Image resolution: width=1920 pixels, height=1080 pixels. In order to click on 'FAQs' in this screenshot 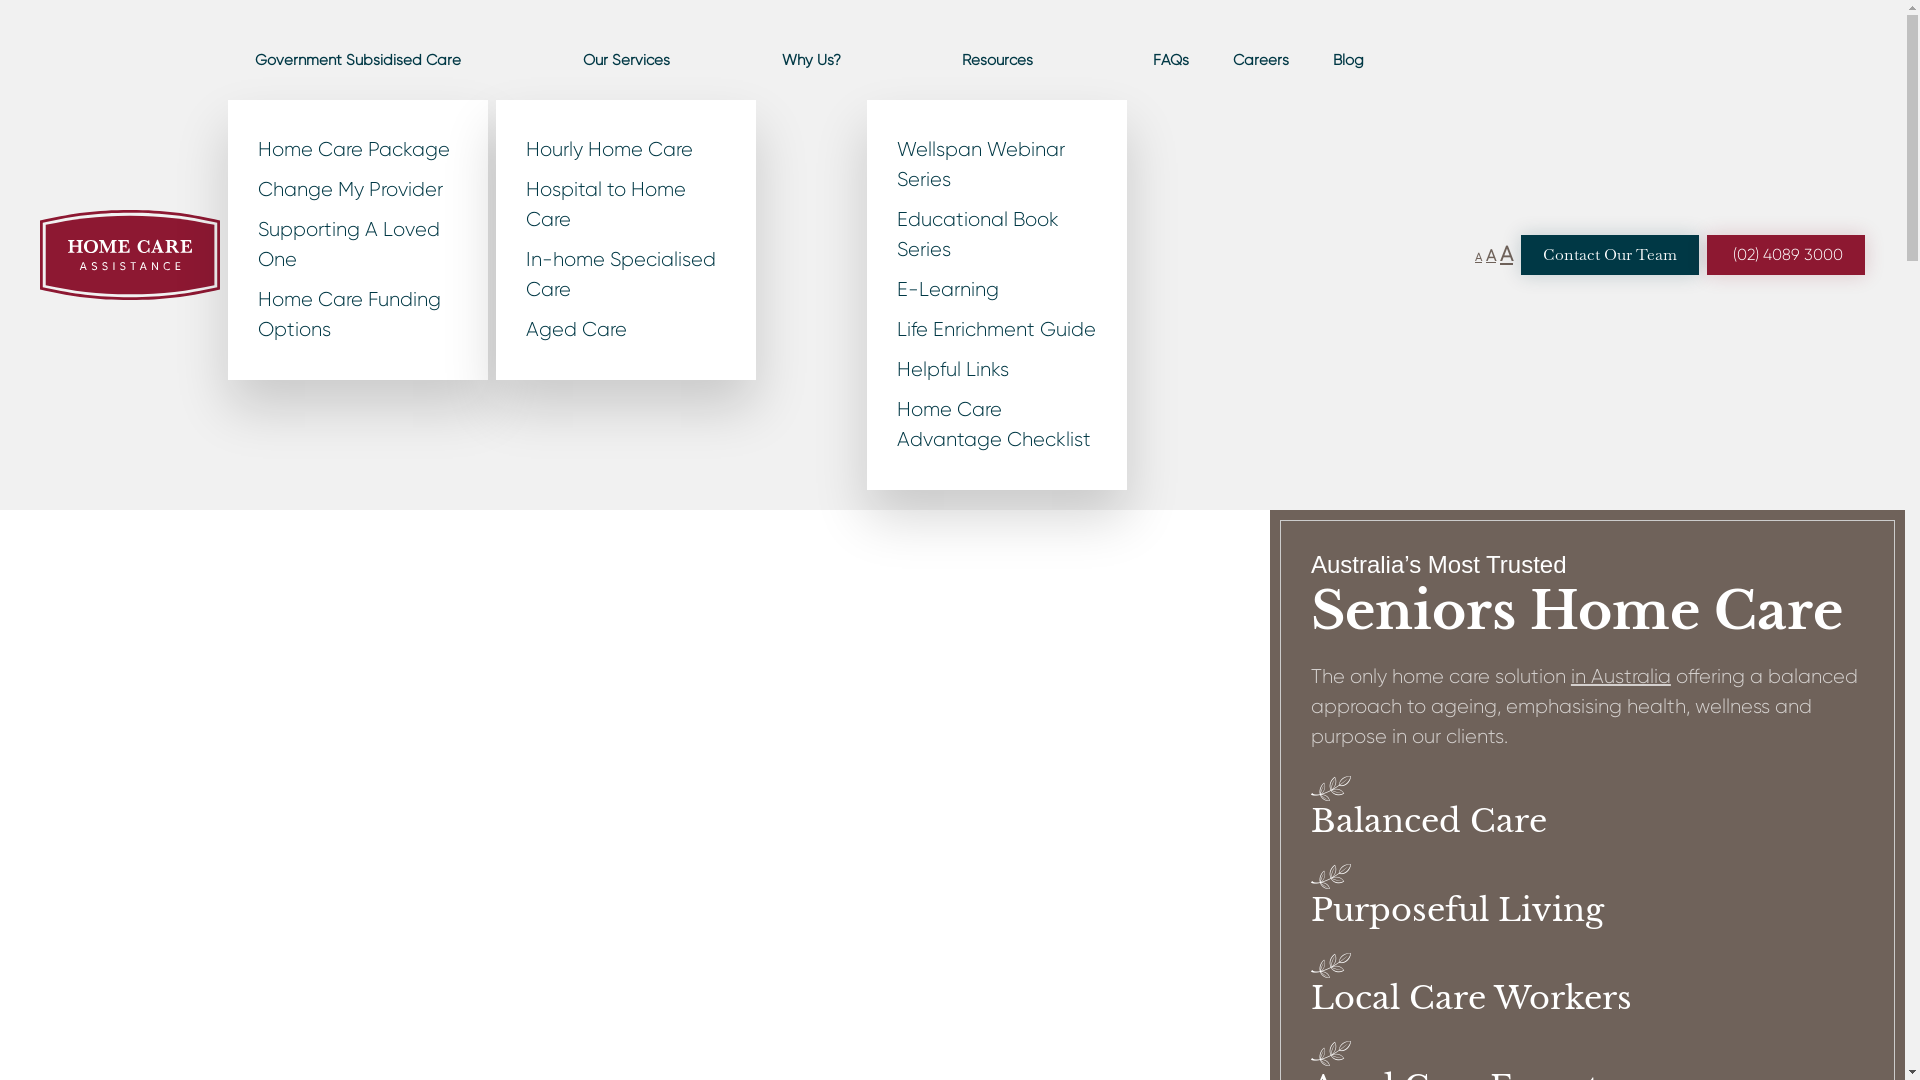, I will do `click(1171, 59)`.